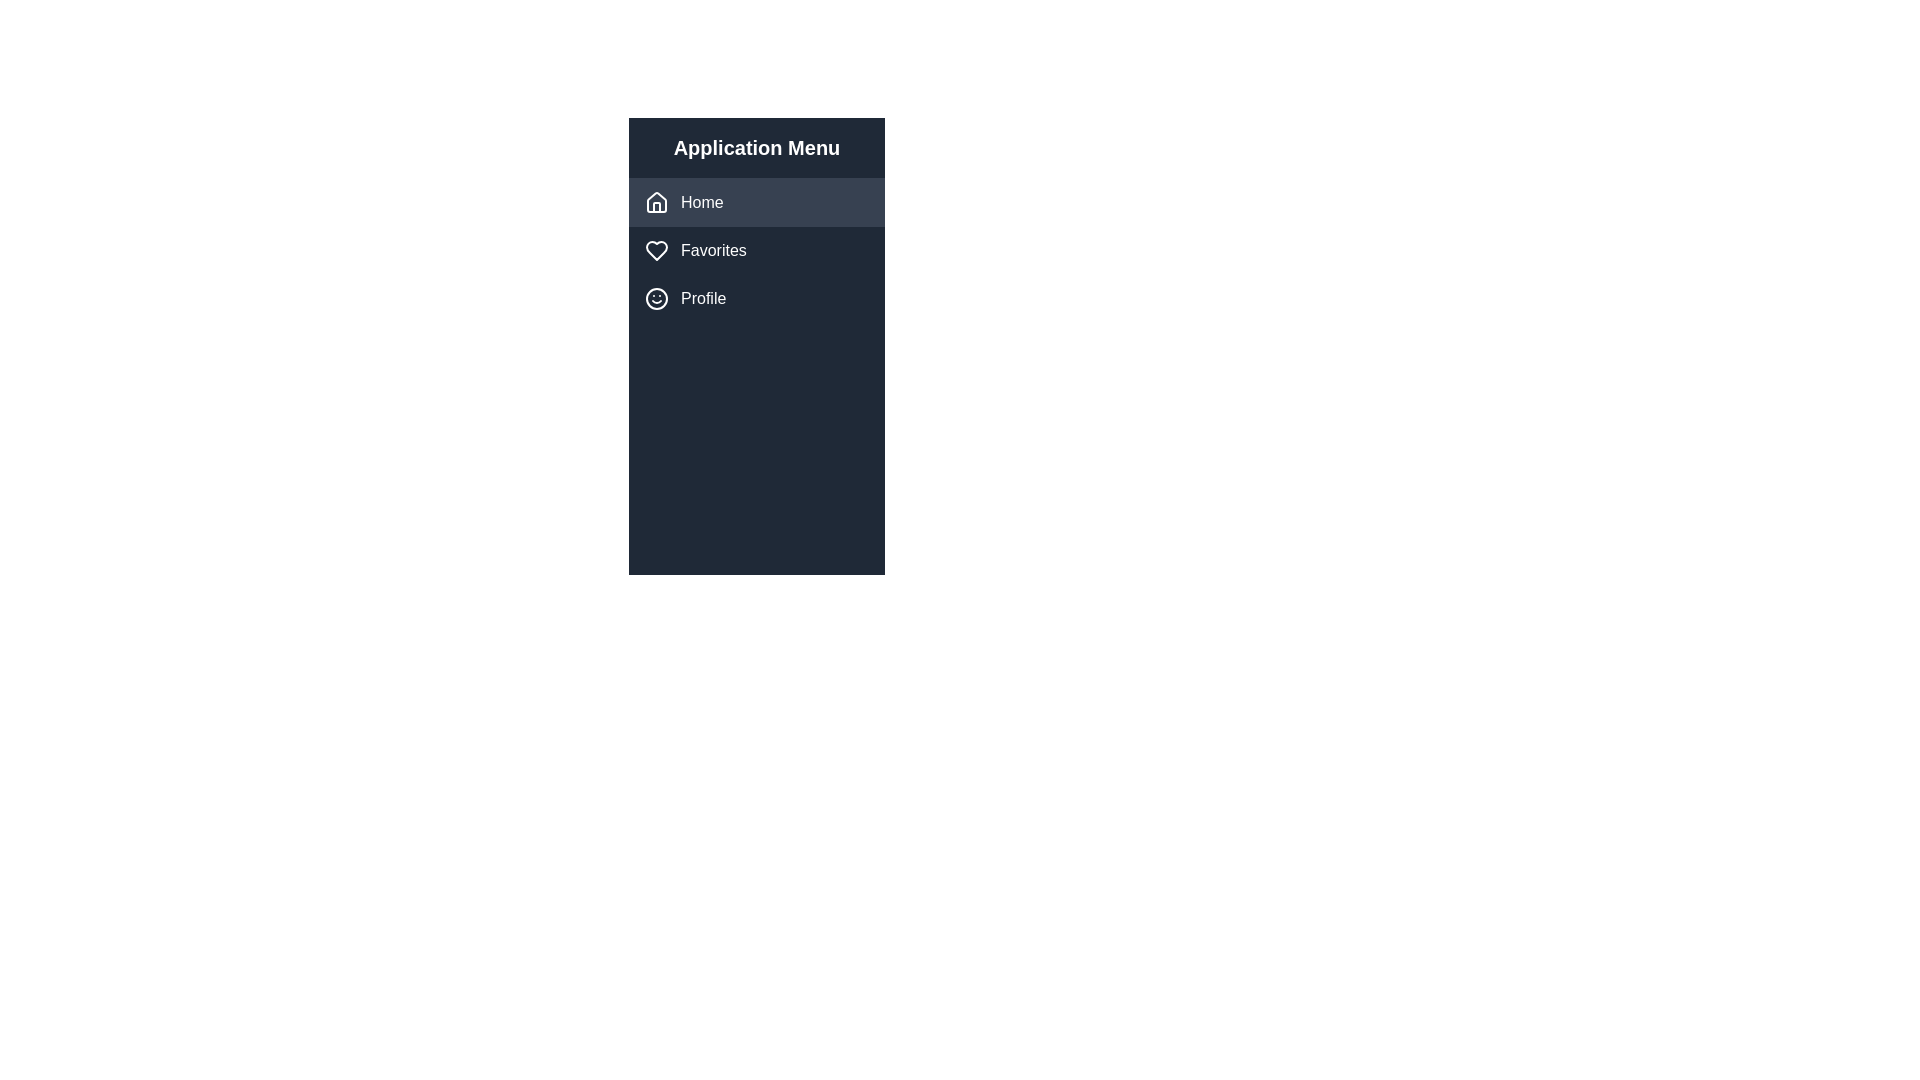  I want to click on the 'Favorites' icon in the vertical menu layout, so click(657, 249).